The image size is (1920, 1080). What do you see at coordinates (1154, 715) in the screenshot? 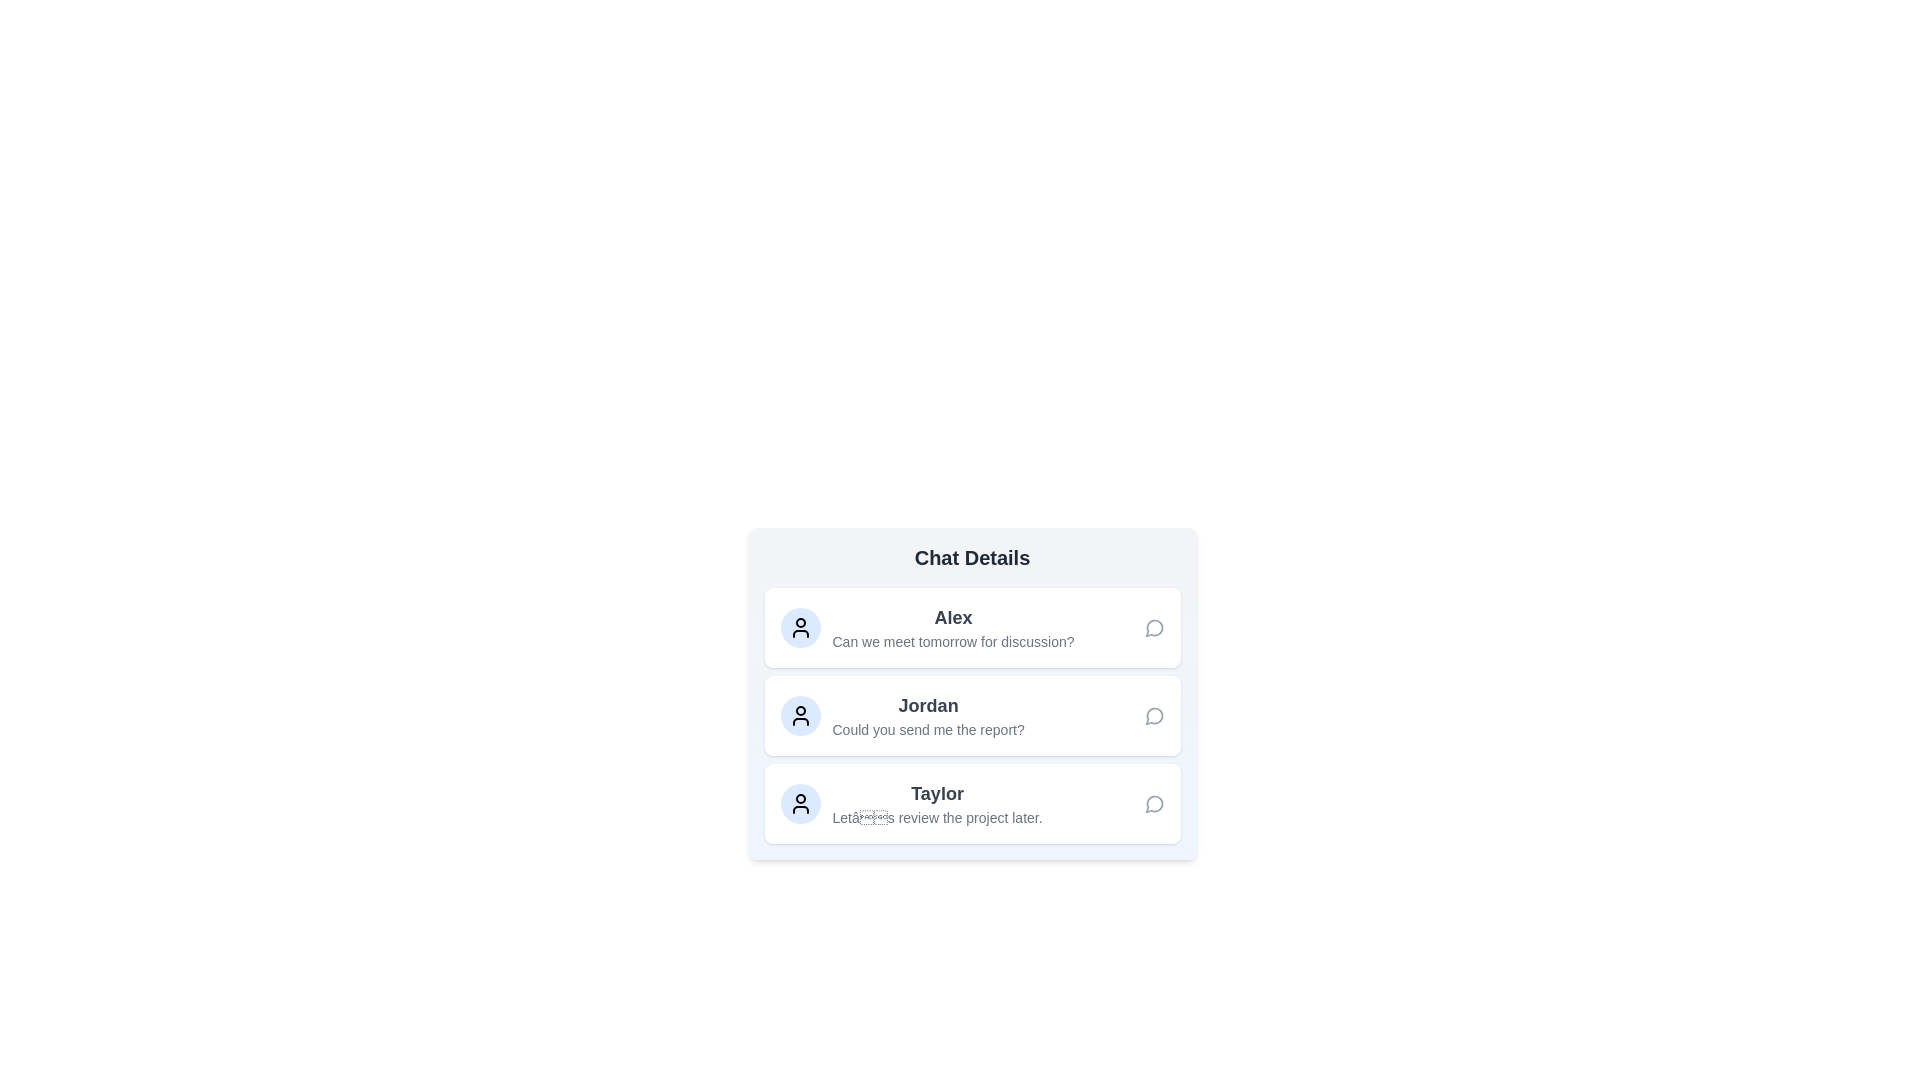
I see `the chat icon for the user Jordan` at bounding box center [1154, 715].